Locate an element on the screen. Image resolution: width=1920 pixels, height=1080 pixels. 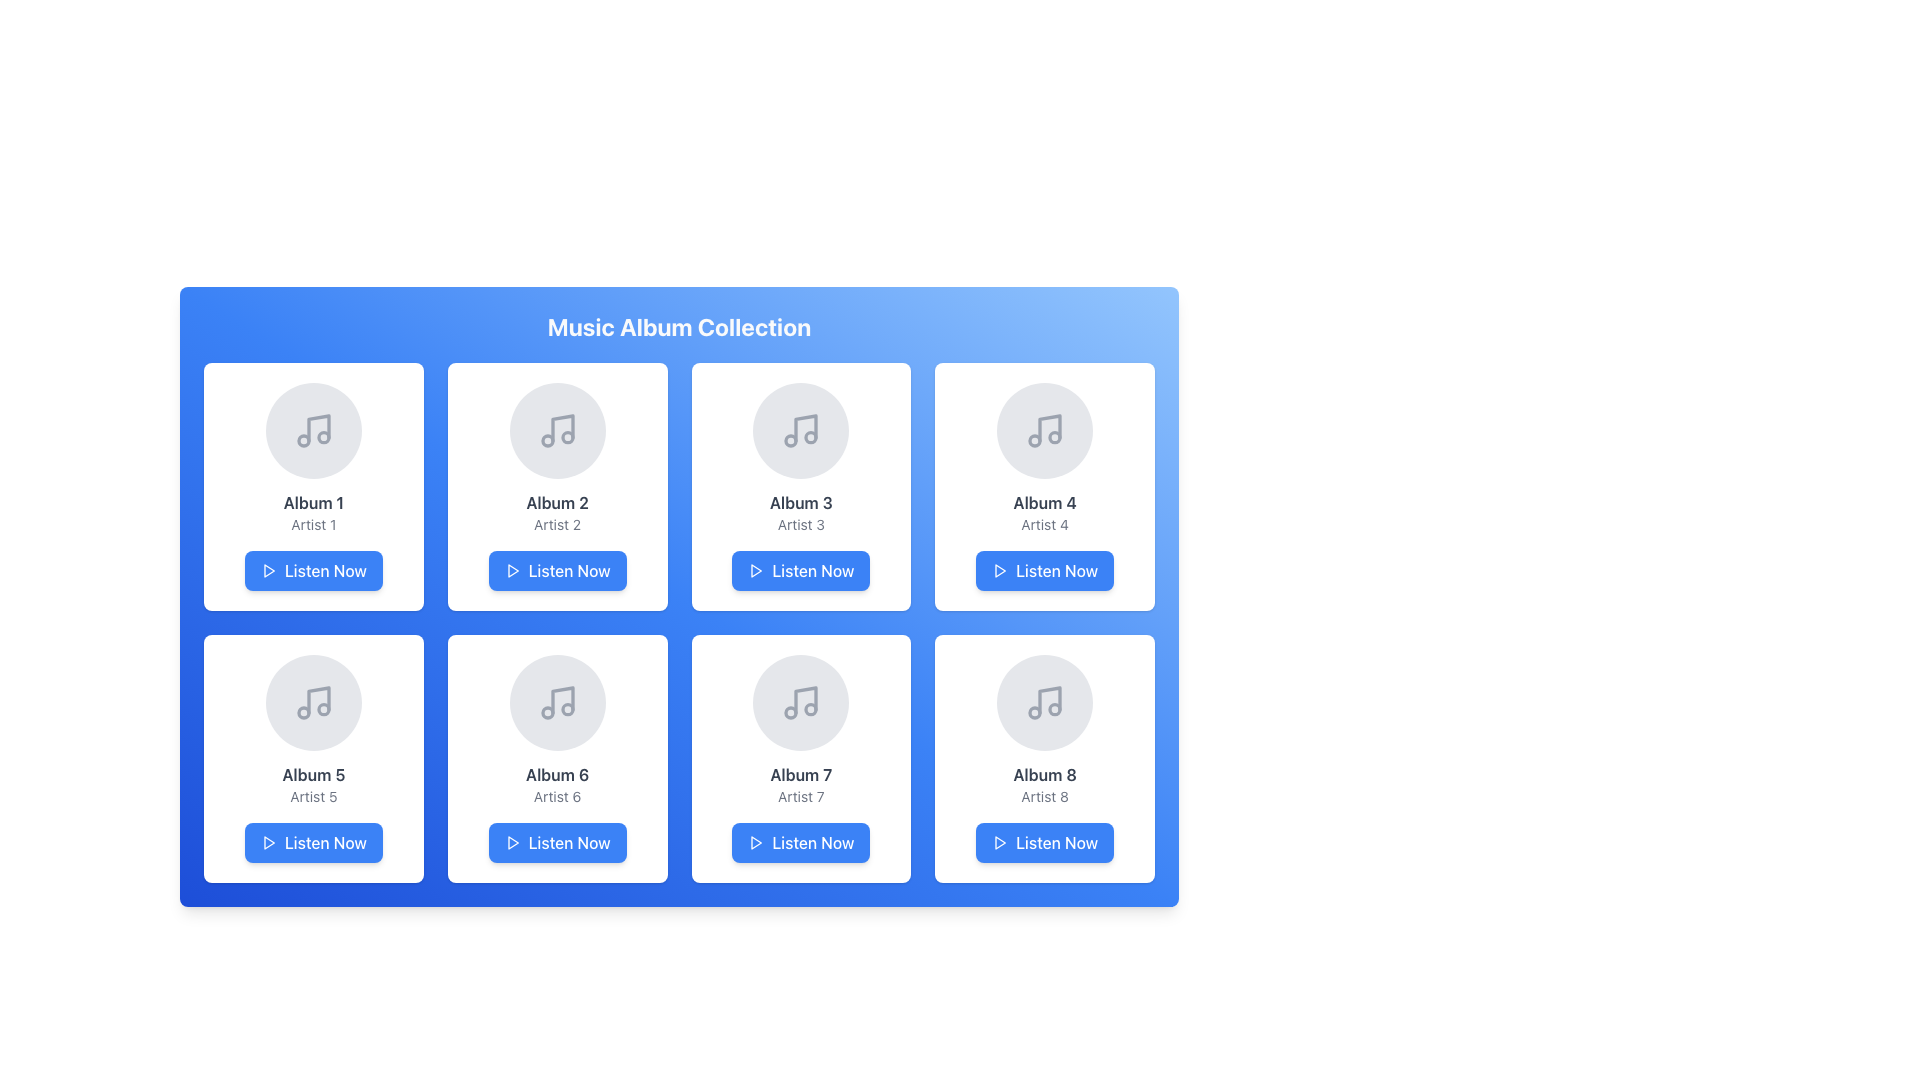
the text label displaying the title of the album located in the third card of the top row in the music album grid layout, which is positioned above the 'Artist 3' text and below the circular icon area is located at coordinates (801, 501).